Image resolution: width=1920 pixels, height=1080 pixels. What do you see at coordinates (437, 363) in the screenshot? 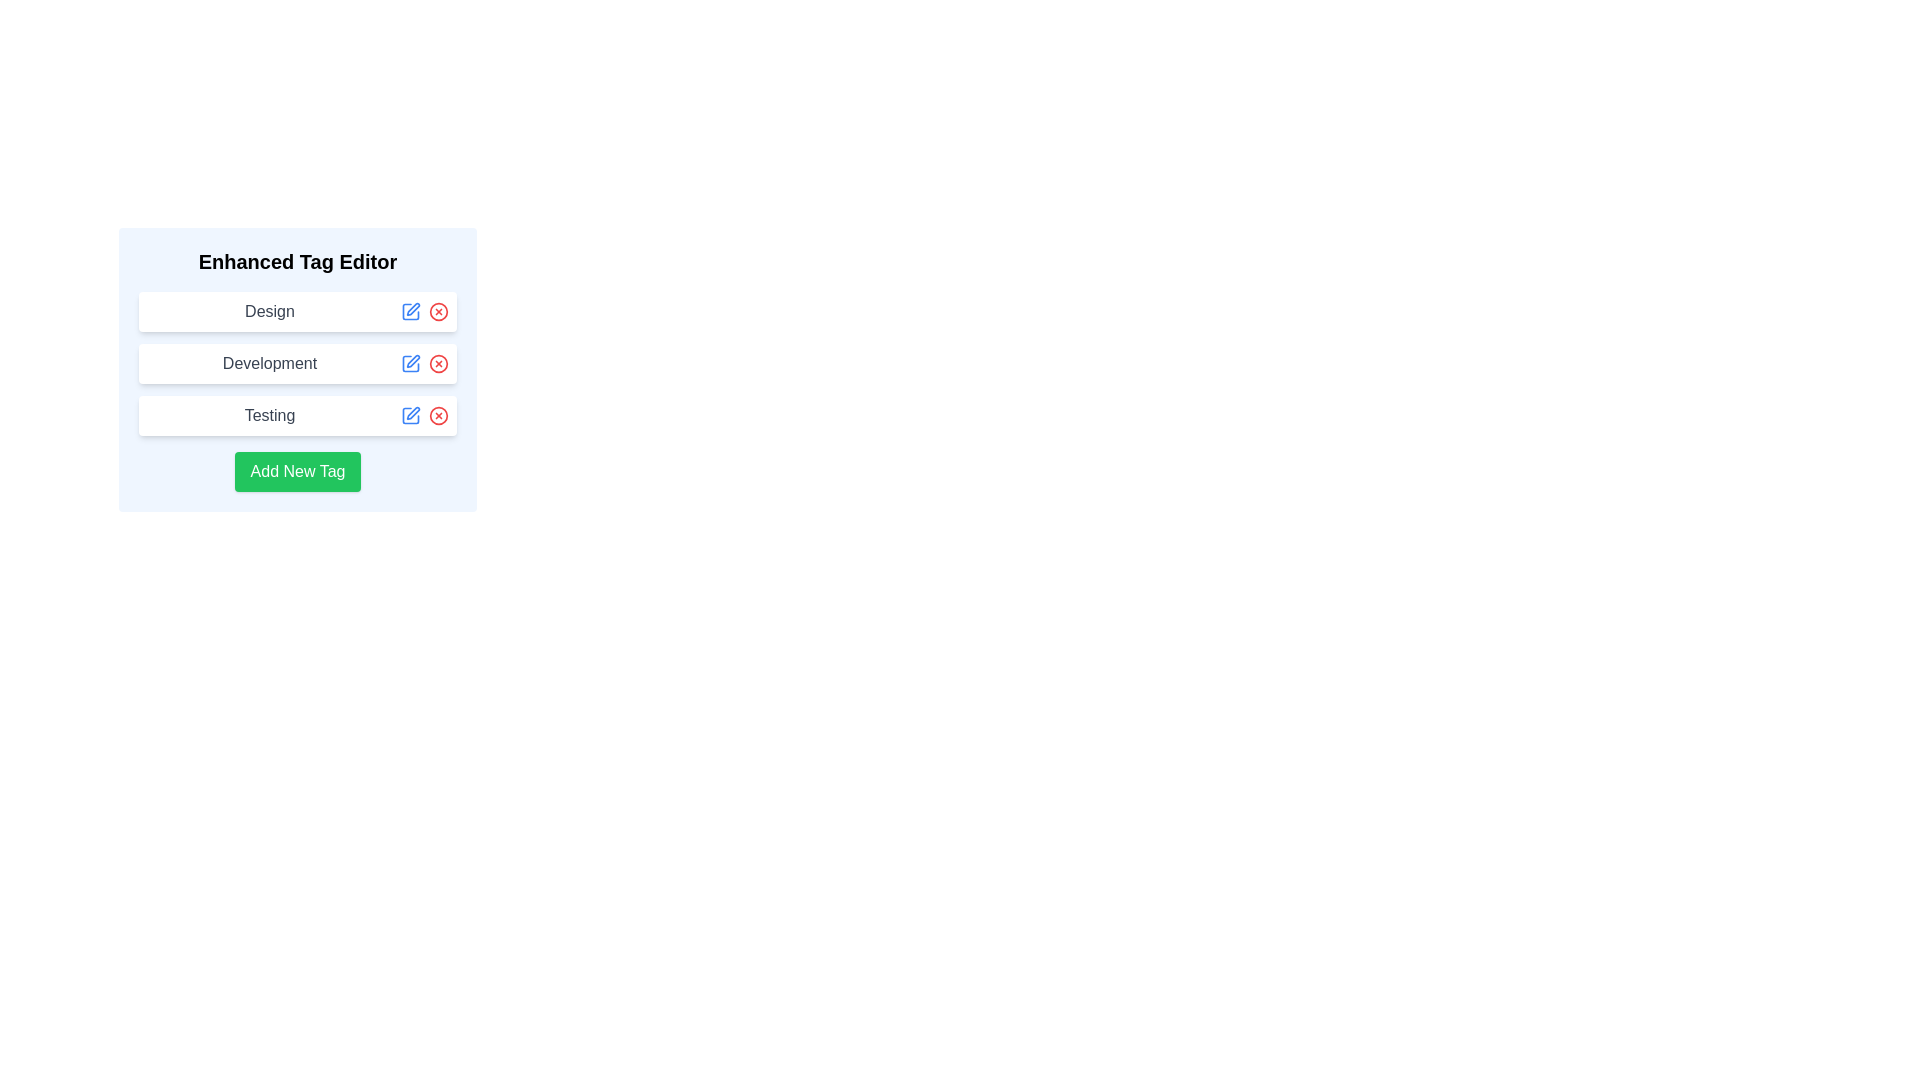
I see `the circular red icon with a white 'X' symbol, associated with the 'Development' text field in the Enhanced Tag Editor` at bounding box center [437, 363].